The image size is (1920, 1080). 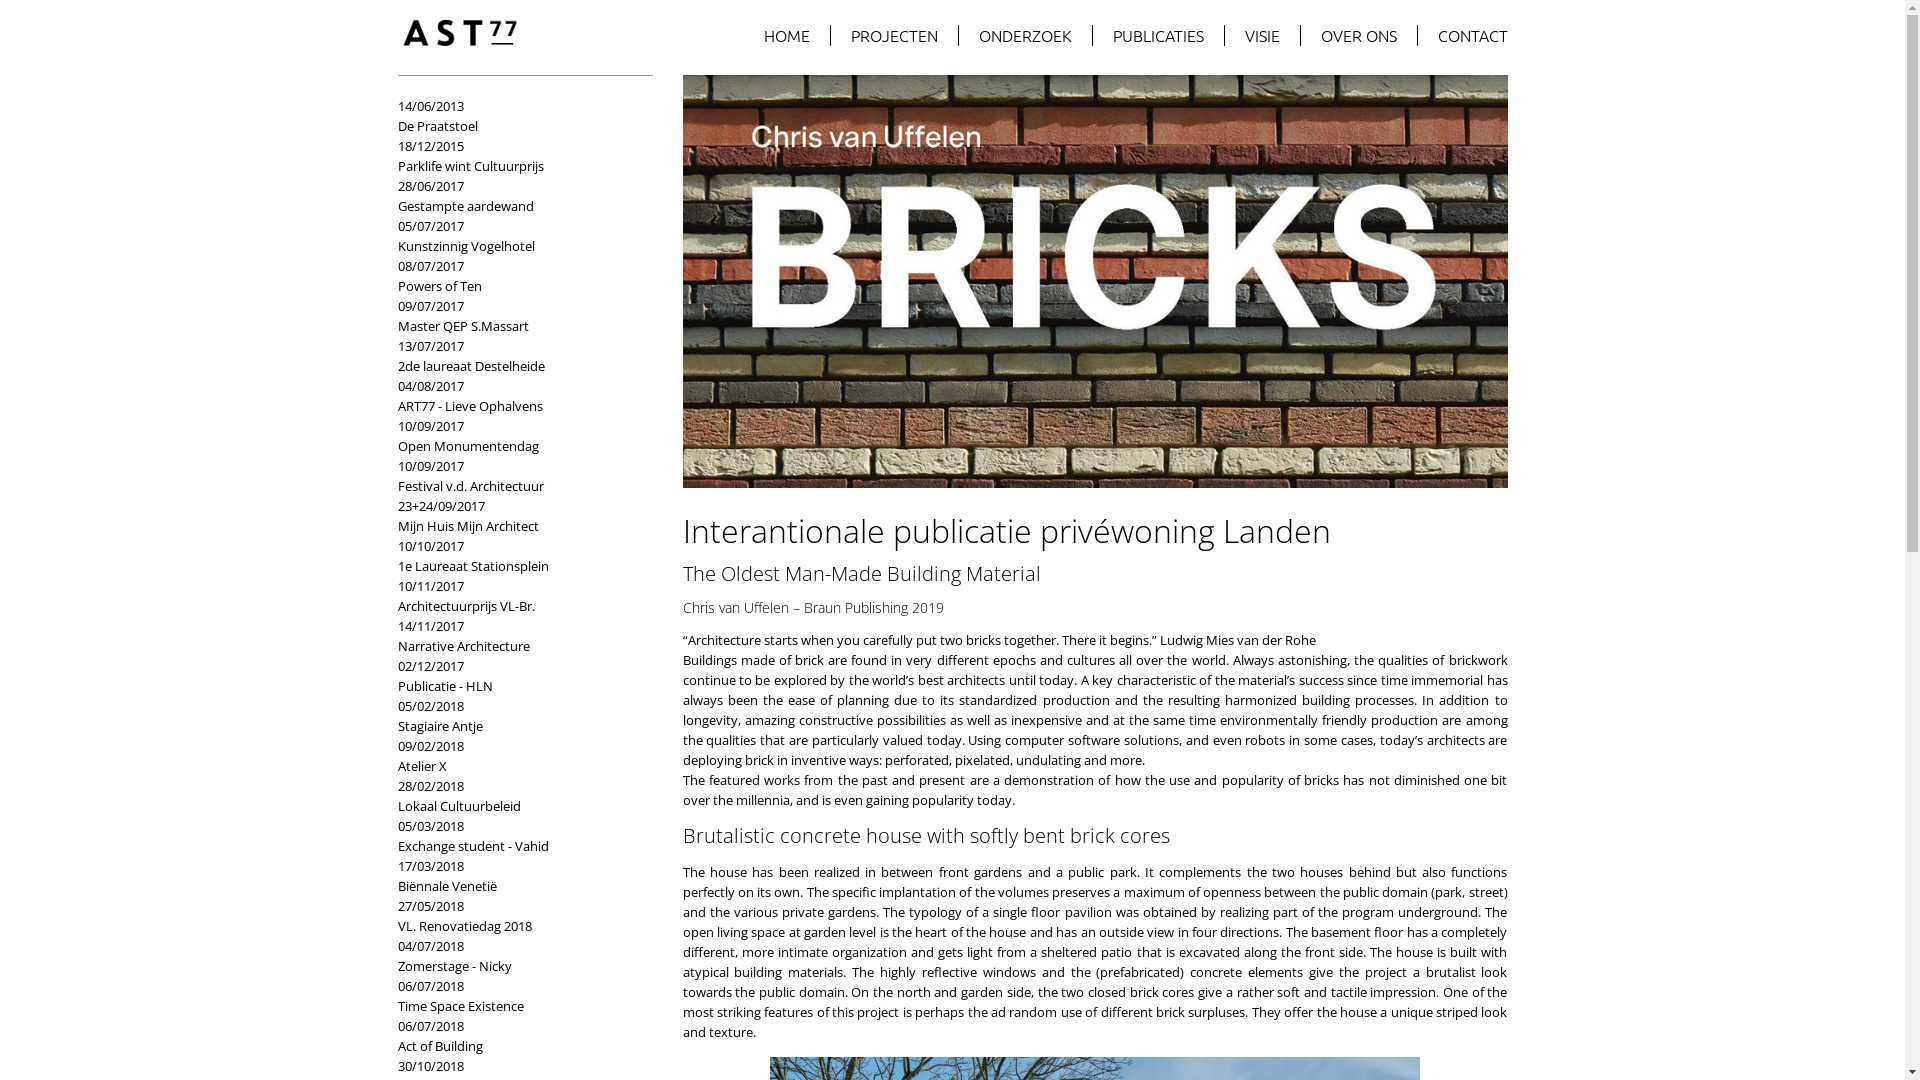 I want to click on '09/02/2018, so click(x=398, y=756).